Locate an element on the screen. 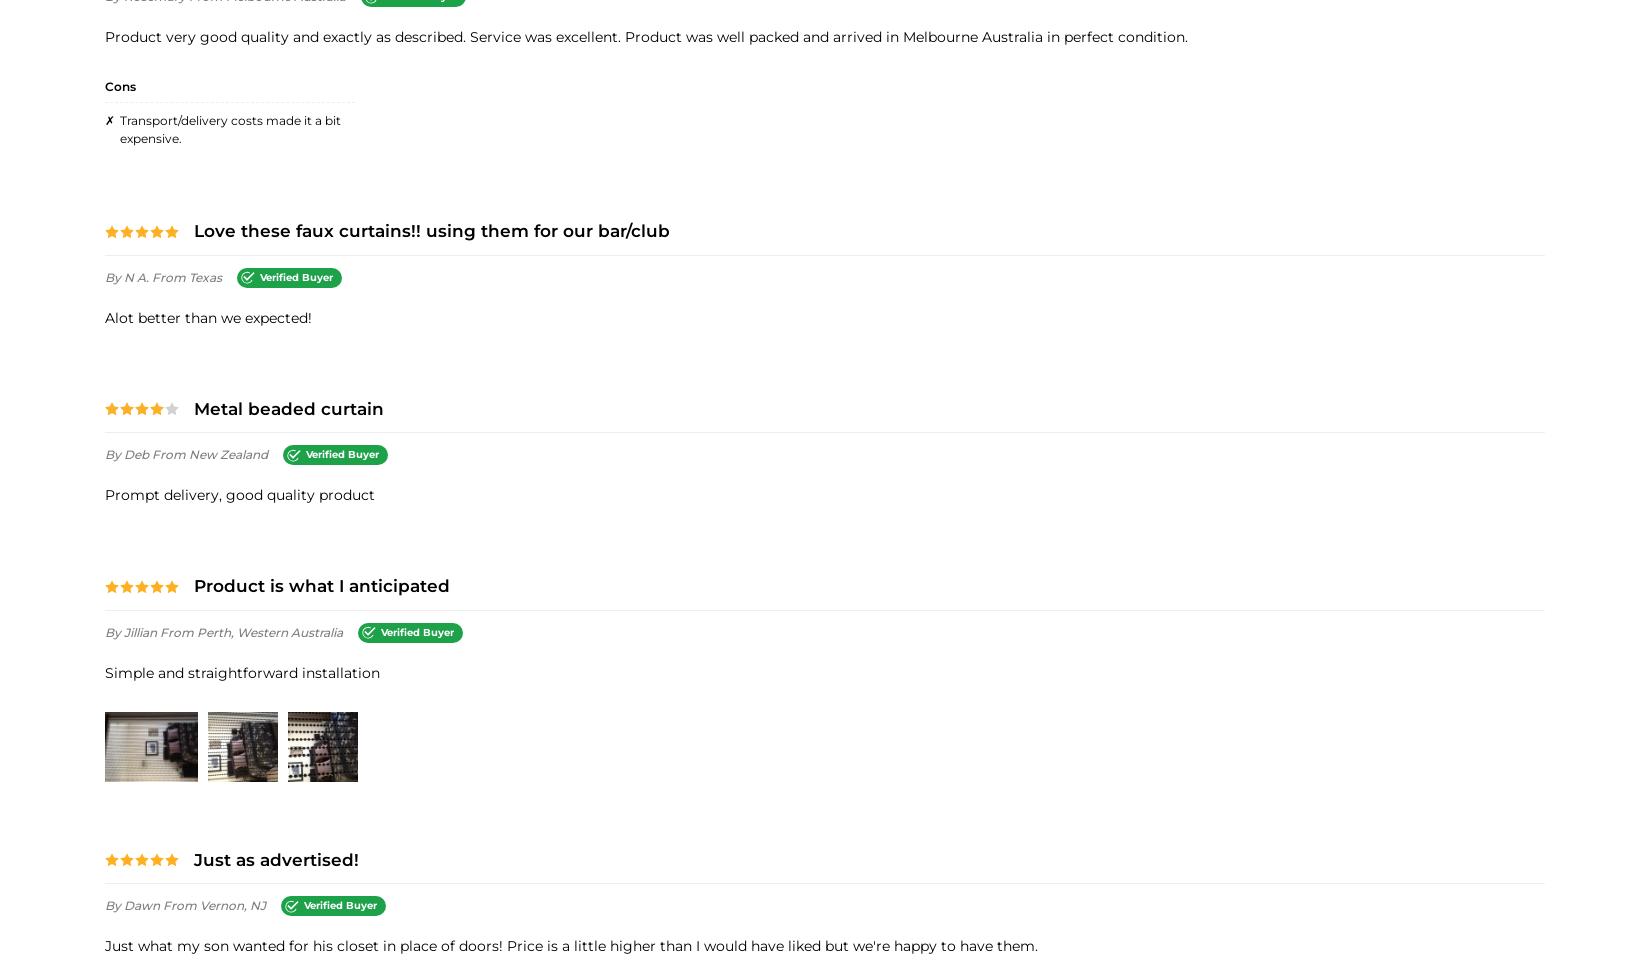  'alot better than we expected!' is located at coordinates (104, 316).